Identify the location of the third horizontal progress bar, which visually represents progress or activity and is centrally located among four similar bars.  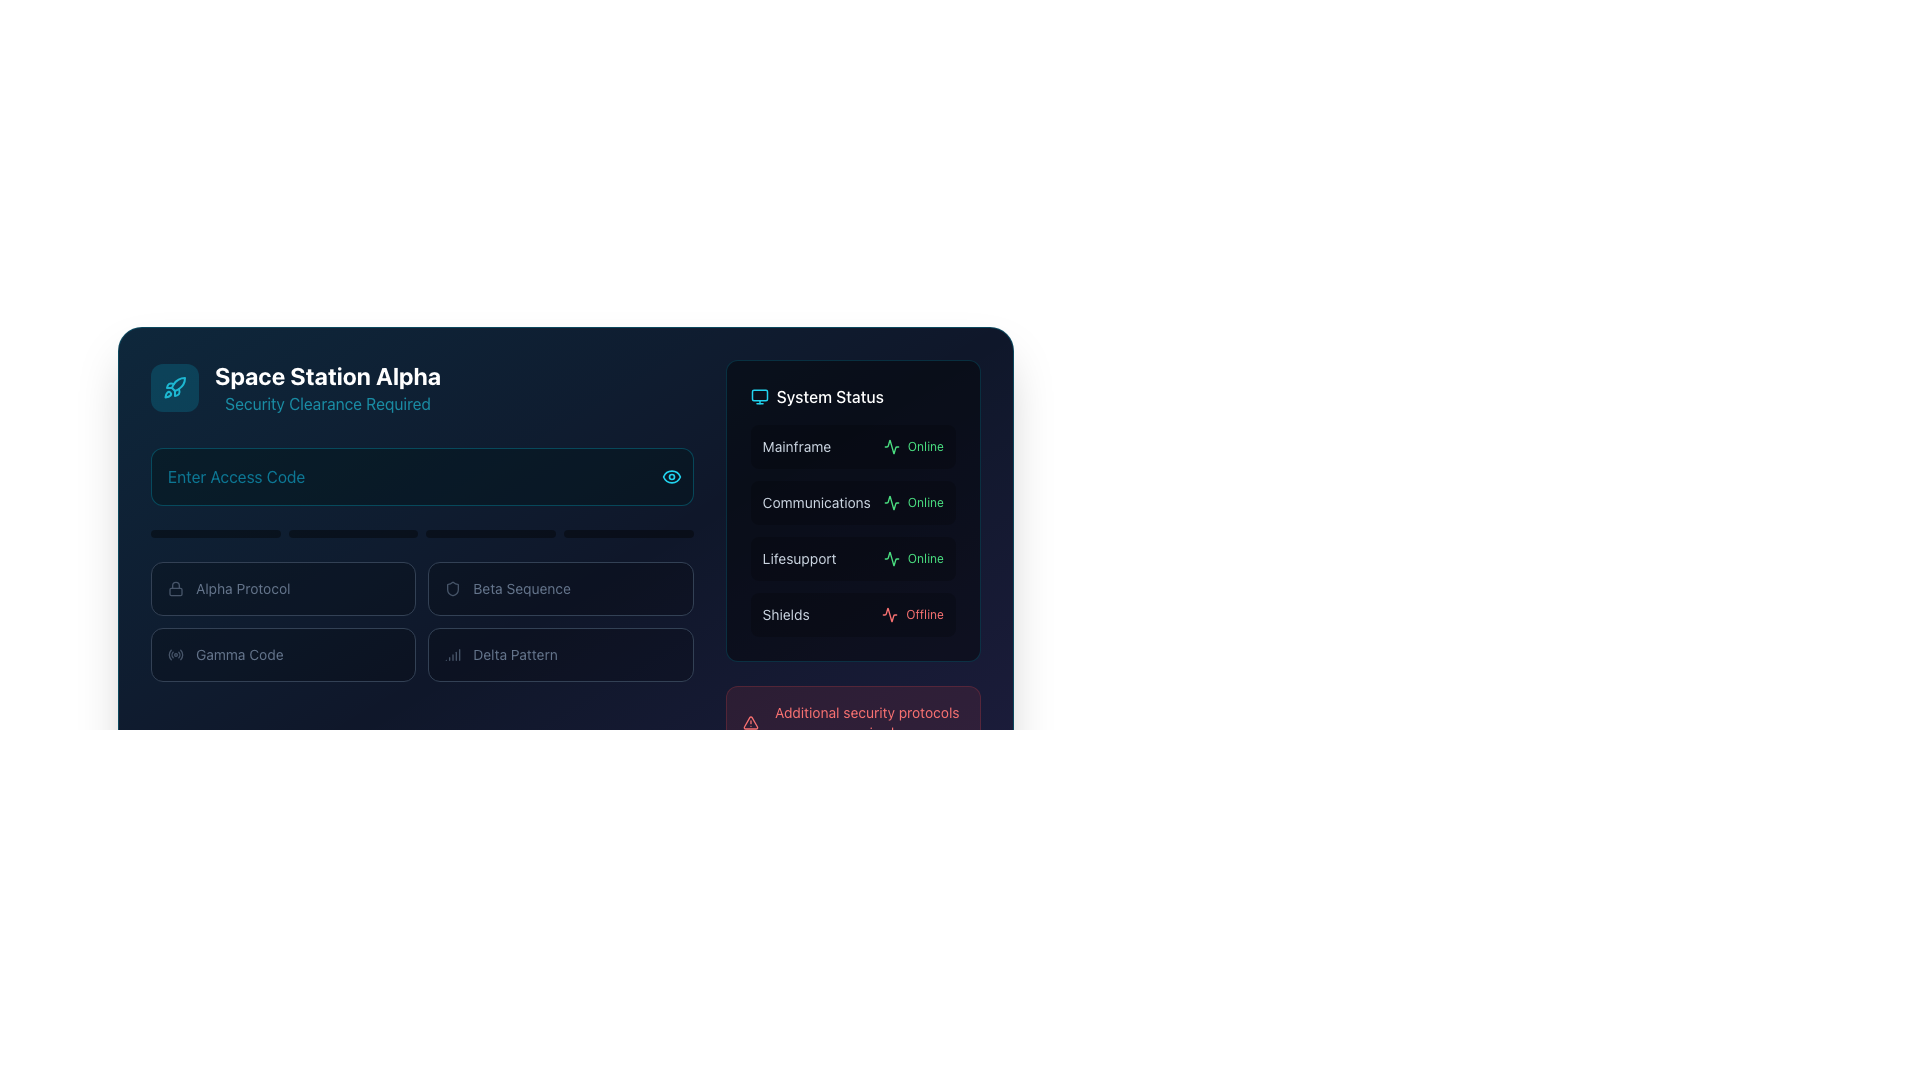
(491, 532).